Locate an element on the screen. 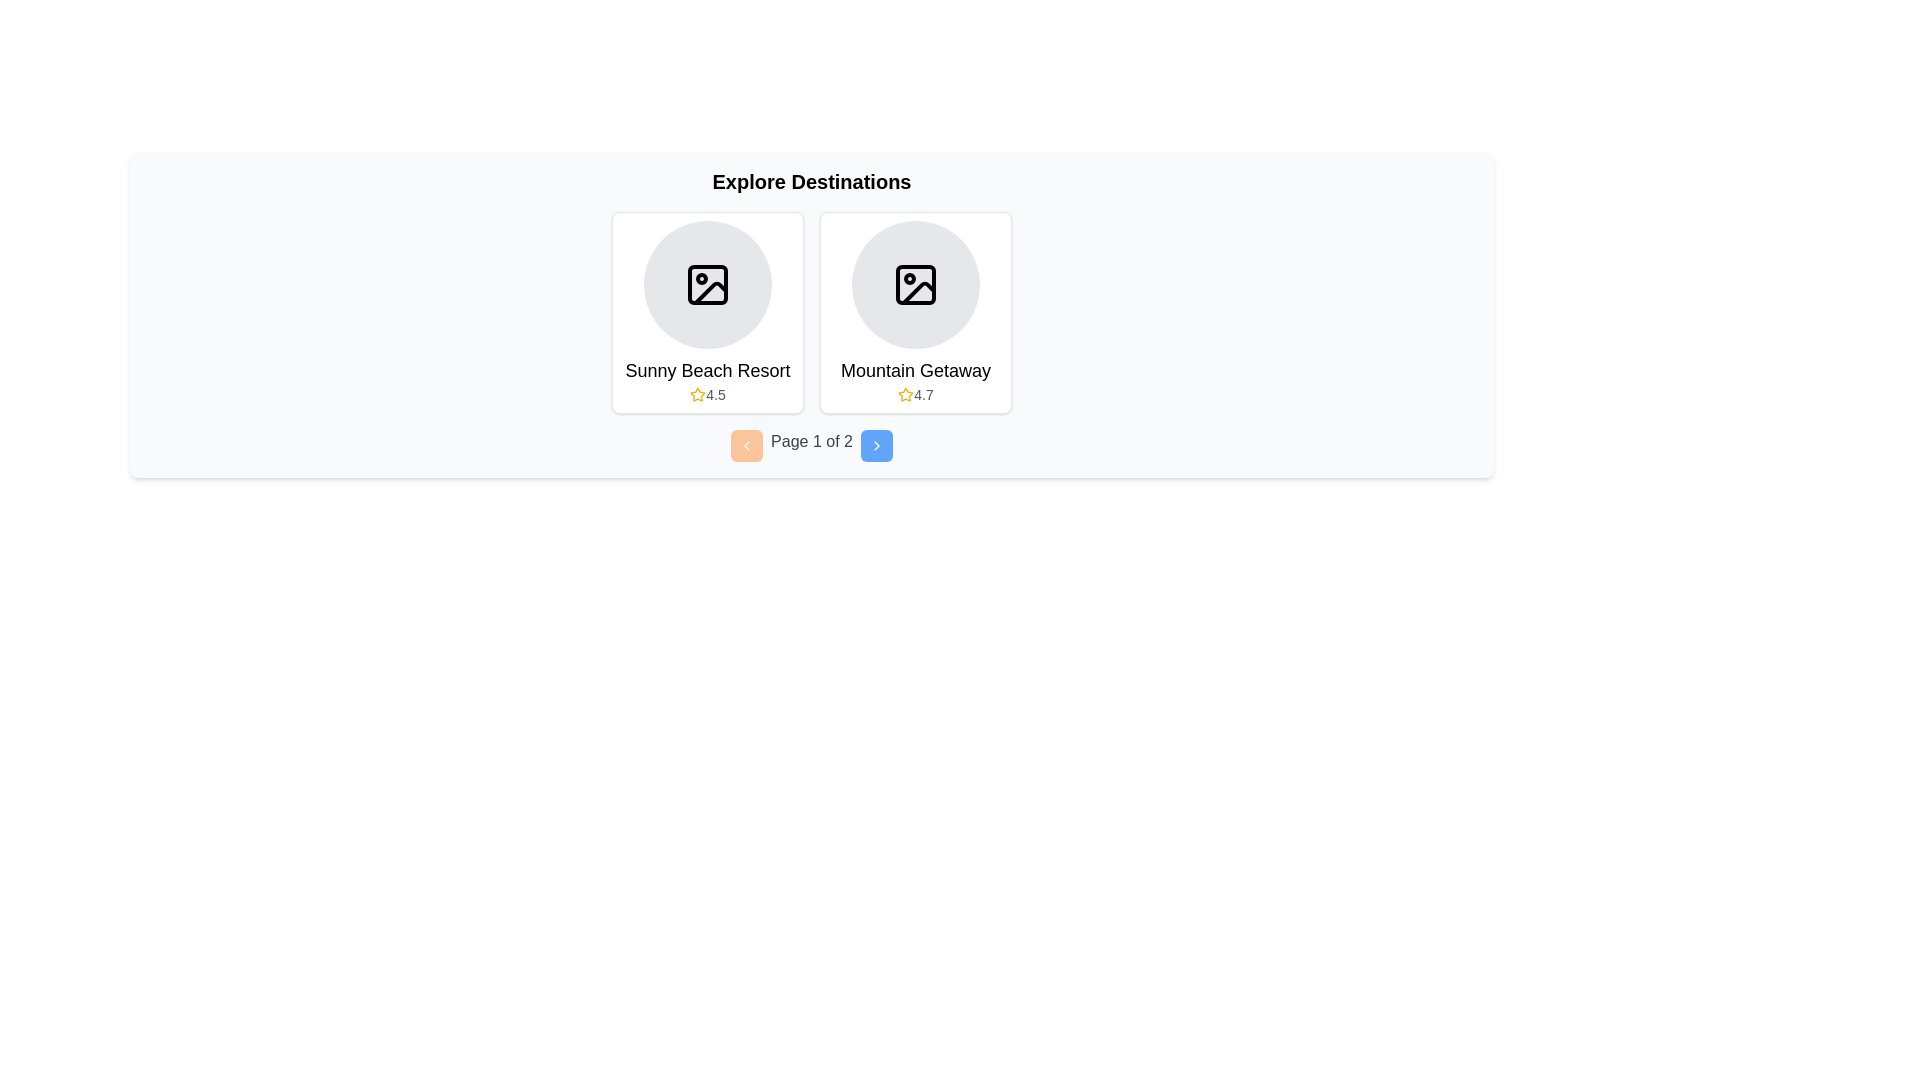  the hollow rectangular bounding box with rounded corners that surrounds the image icon in the 'Mountain Getaway' card is located at coordinates (915, 285).